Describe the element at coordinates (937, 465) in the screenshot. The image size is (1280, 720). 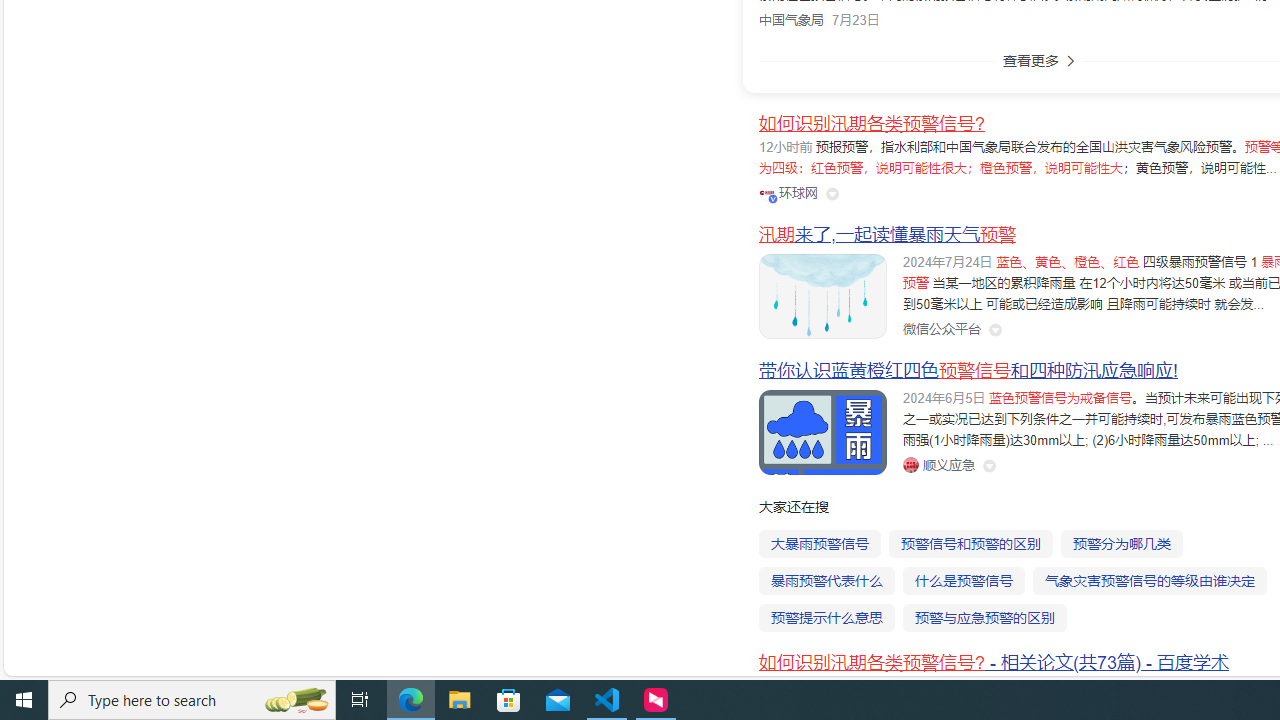
I see `'Class: siteLink_9TPP3'` at that location.